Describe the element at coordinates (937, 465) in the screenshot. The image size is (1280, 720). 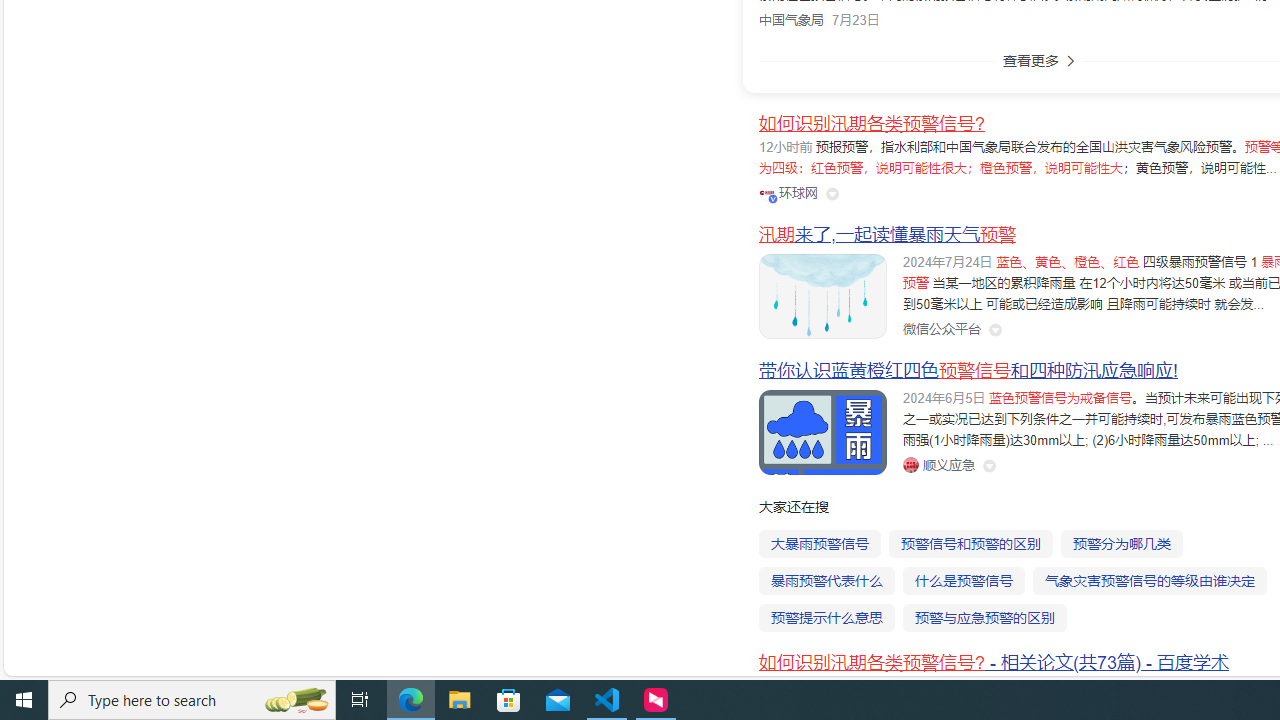
I see `'Class: siteLink_9TPP3'` at that location.